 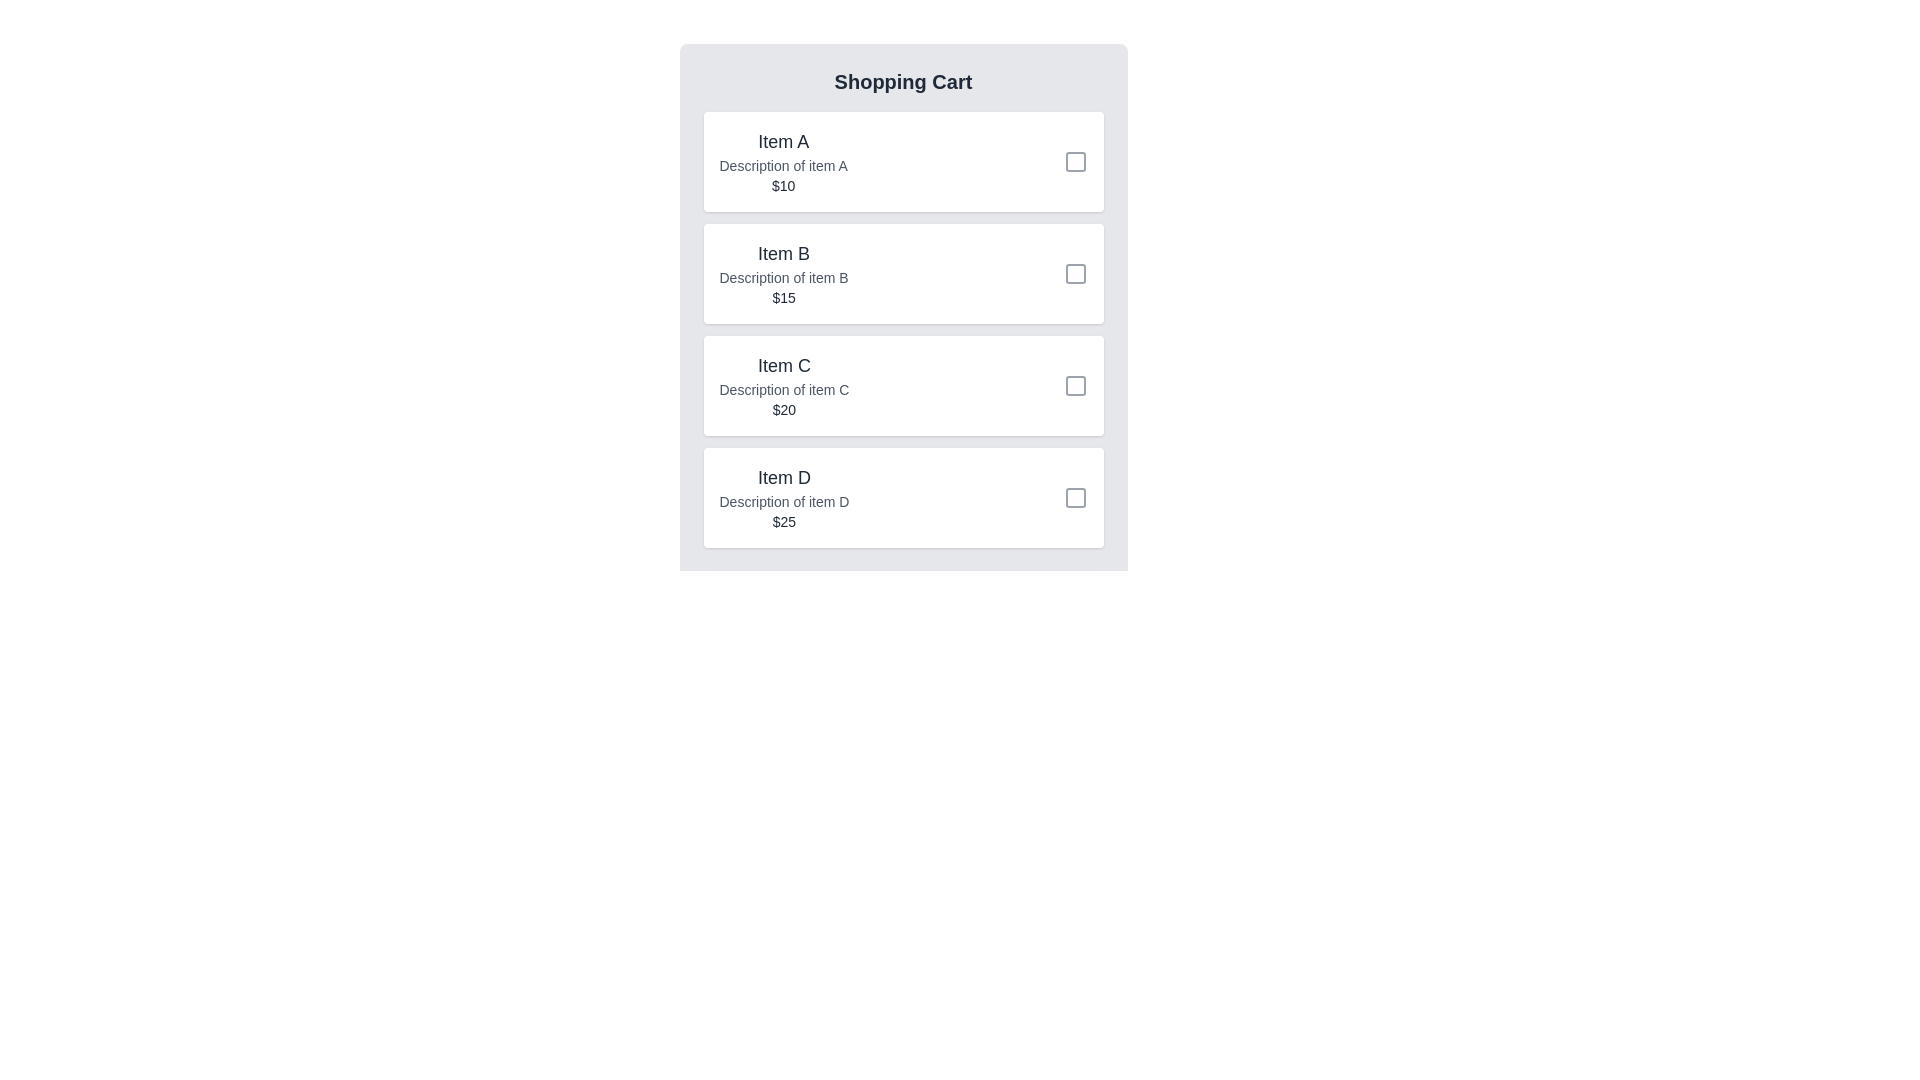 I want to click on the Text block displaying product information in the shopping cart, which is the third item in the list under the 'Shopping Cart' header, so click(x=783, y=385).